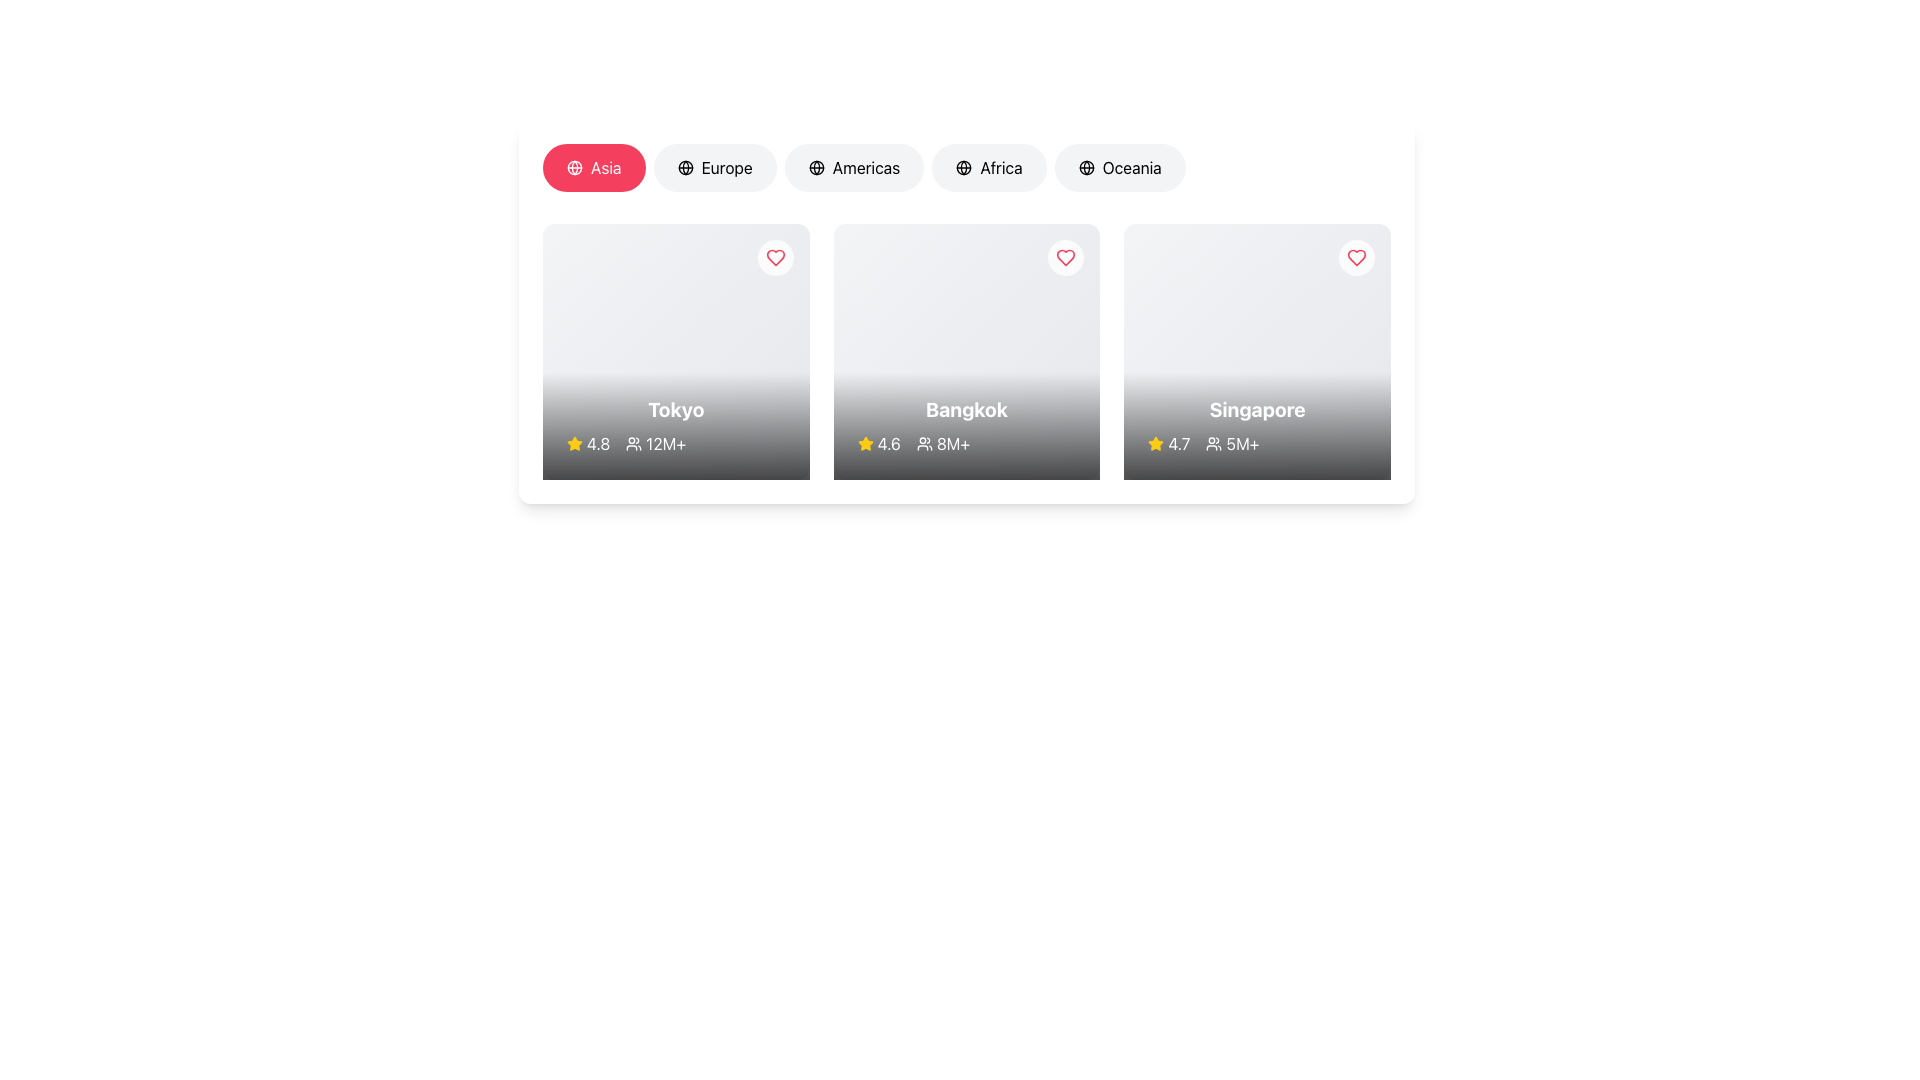  What do you see at coordinates (774, 257) in the screenshot?
I see `the 'favorite' or 'like' button located at the top-right corner of the 'Tokyo' card` at bounding box center [774, 257].